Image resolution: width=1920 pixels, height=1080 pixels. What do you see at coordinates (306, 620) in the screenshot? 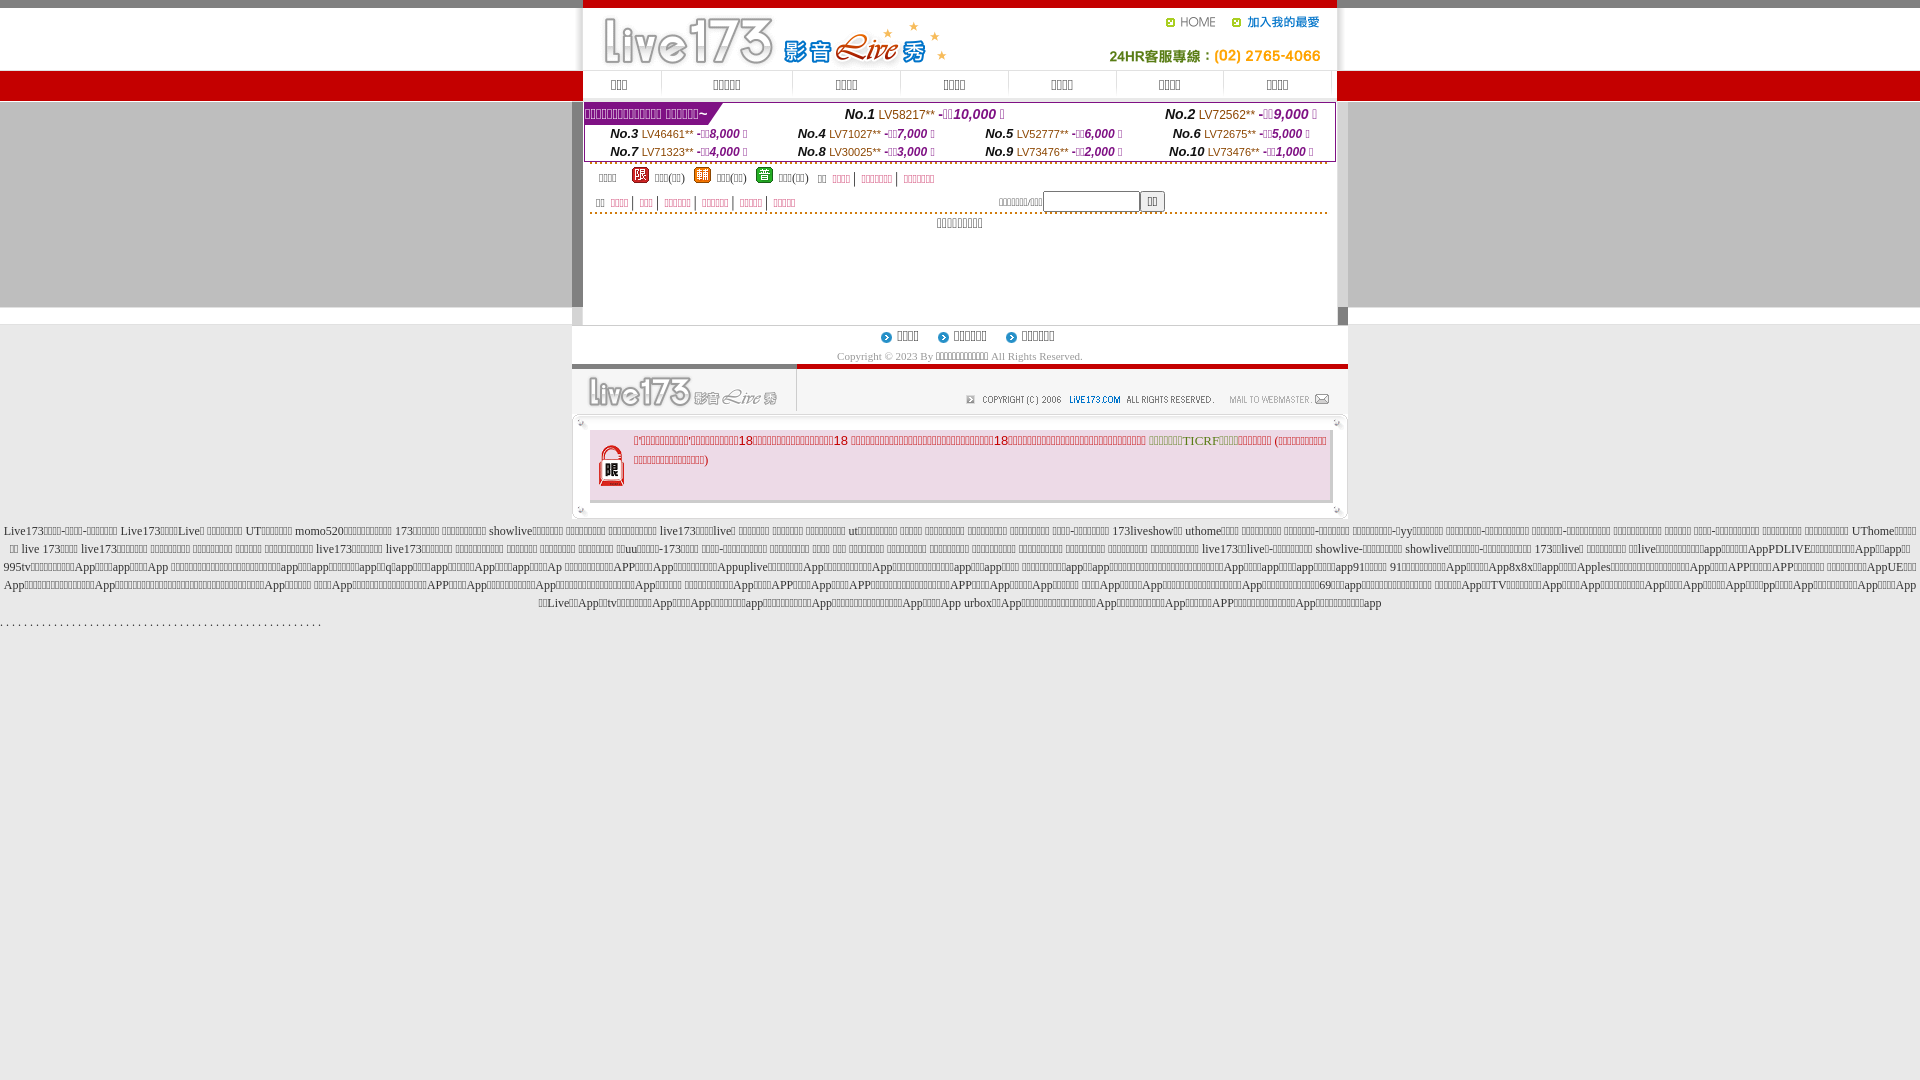
I see `'.'` at bounding box center [306, 620].